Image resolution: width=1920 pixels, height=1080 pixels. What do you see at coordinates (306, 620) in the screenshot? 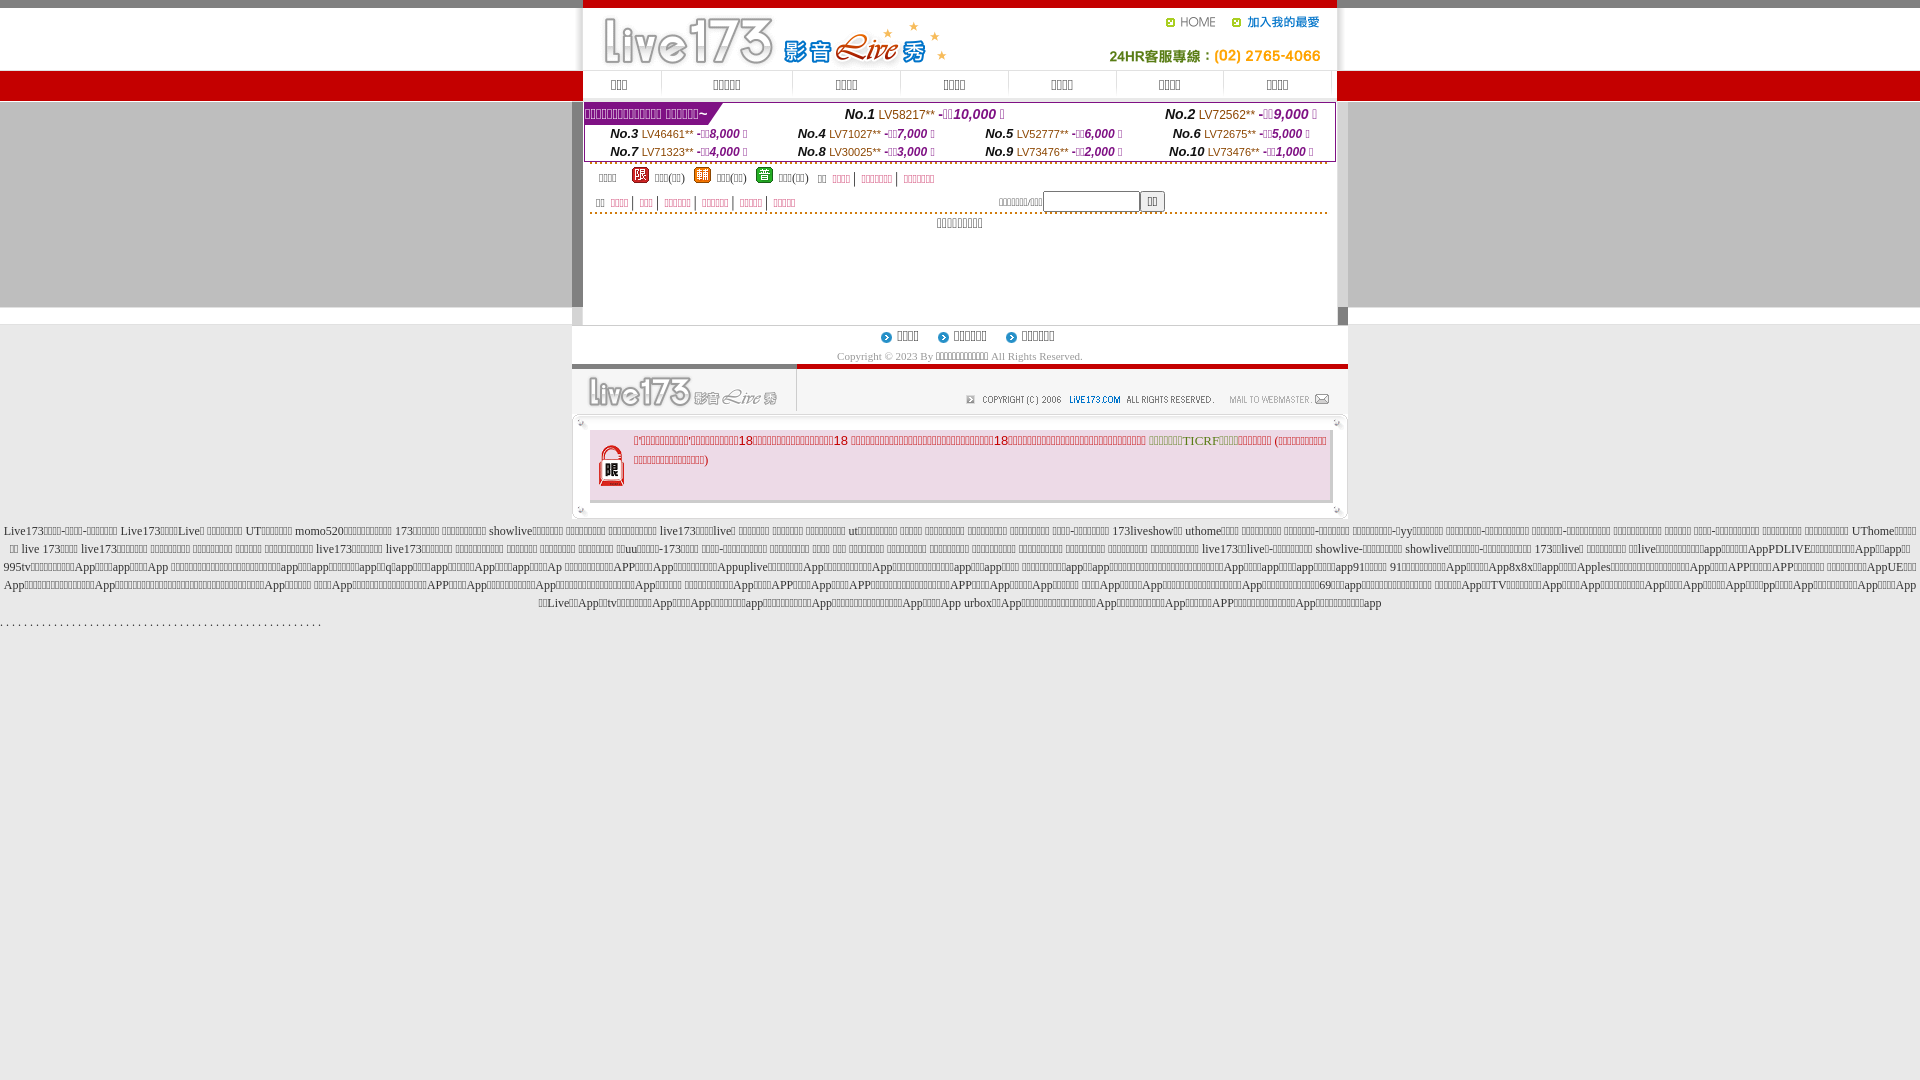
I see `'.'` at bounding box center [306, 620].